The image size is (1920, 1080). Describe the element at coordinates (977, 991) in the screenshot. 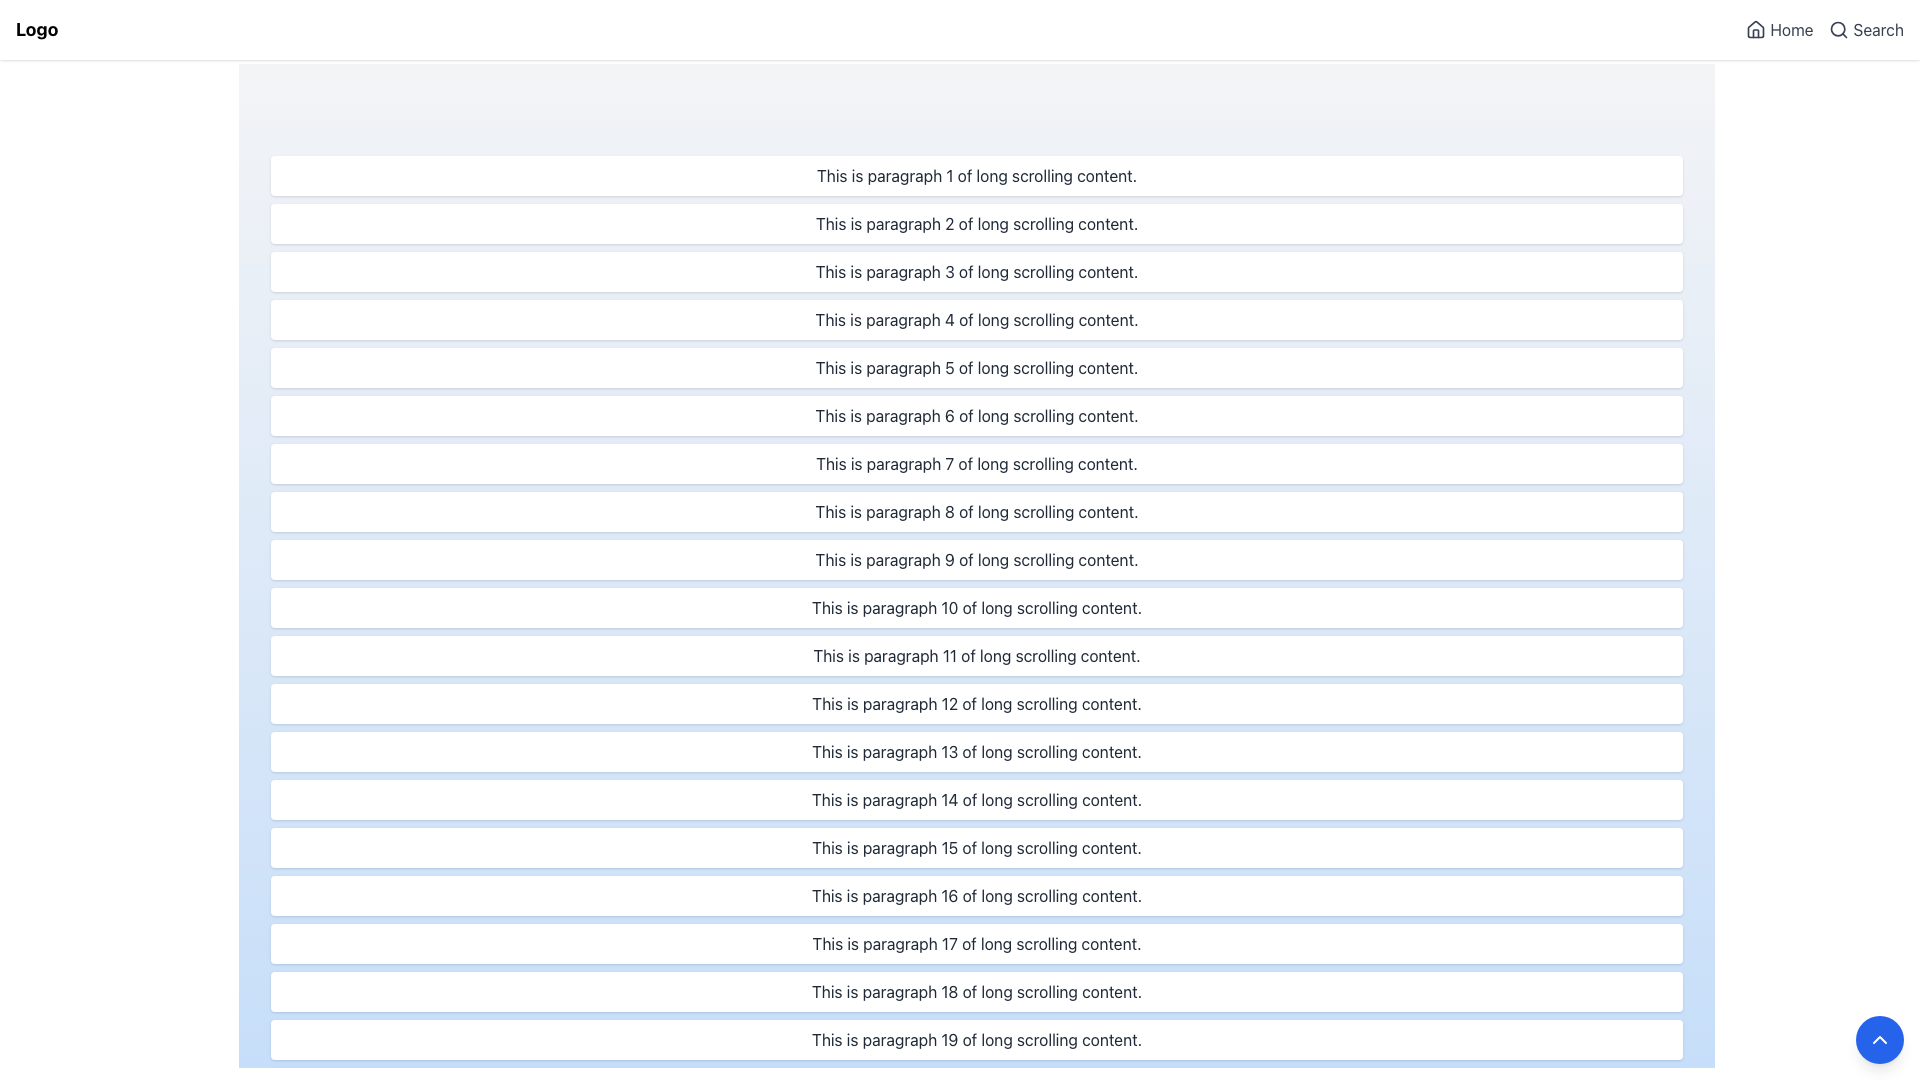

I see `the text block element that displays 'This is paragraph 18 of long scrolling content.', located between paragraphs 17 and 19` at that location.